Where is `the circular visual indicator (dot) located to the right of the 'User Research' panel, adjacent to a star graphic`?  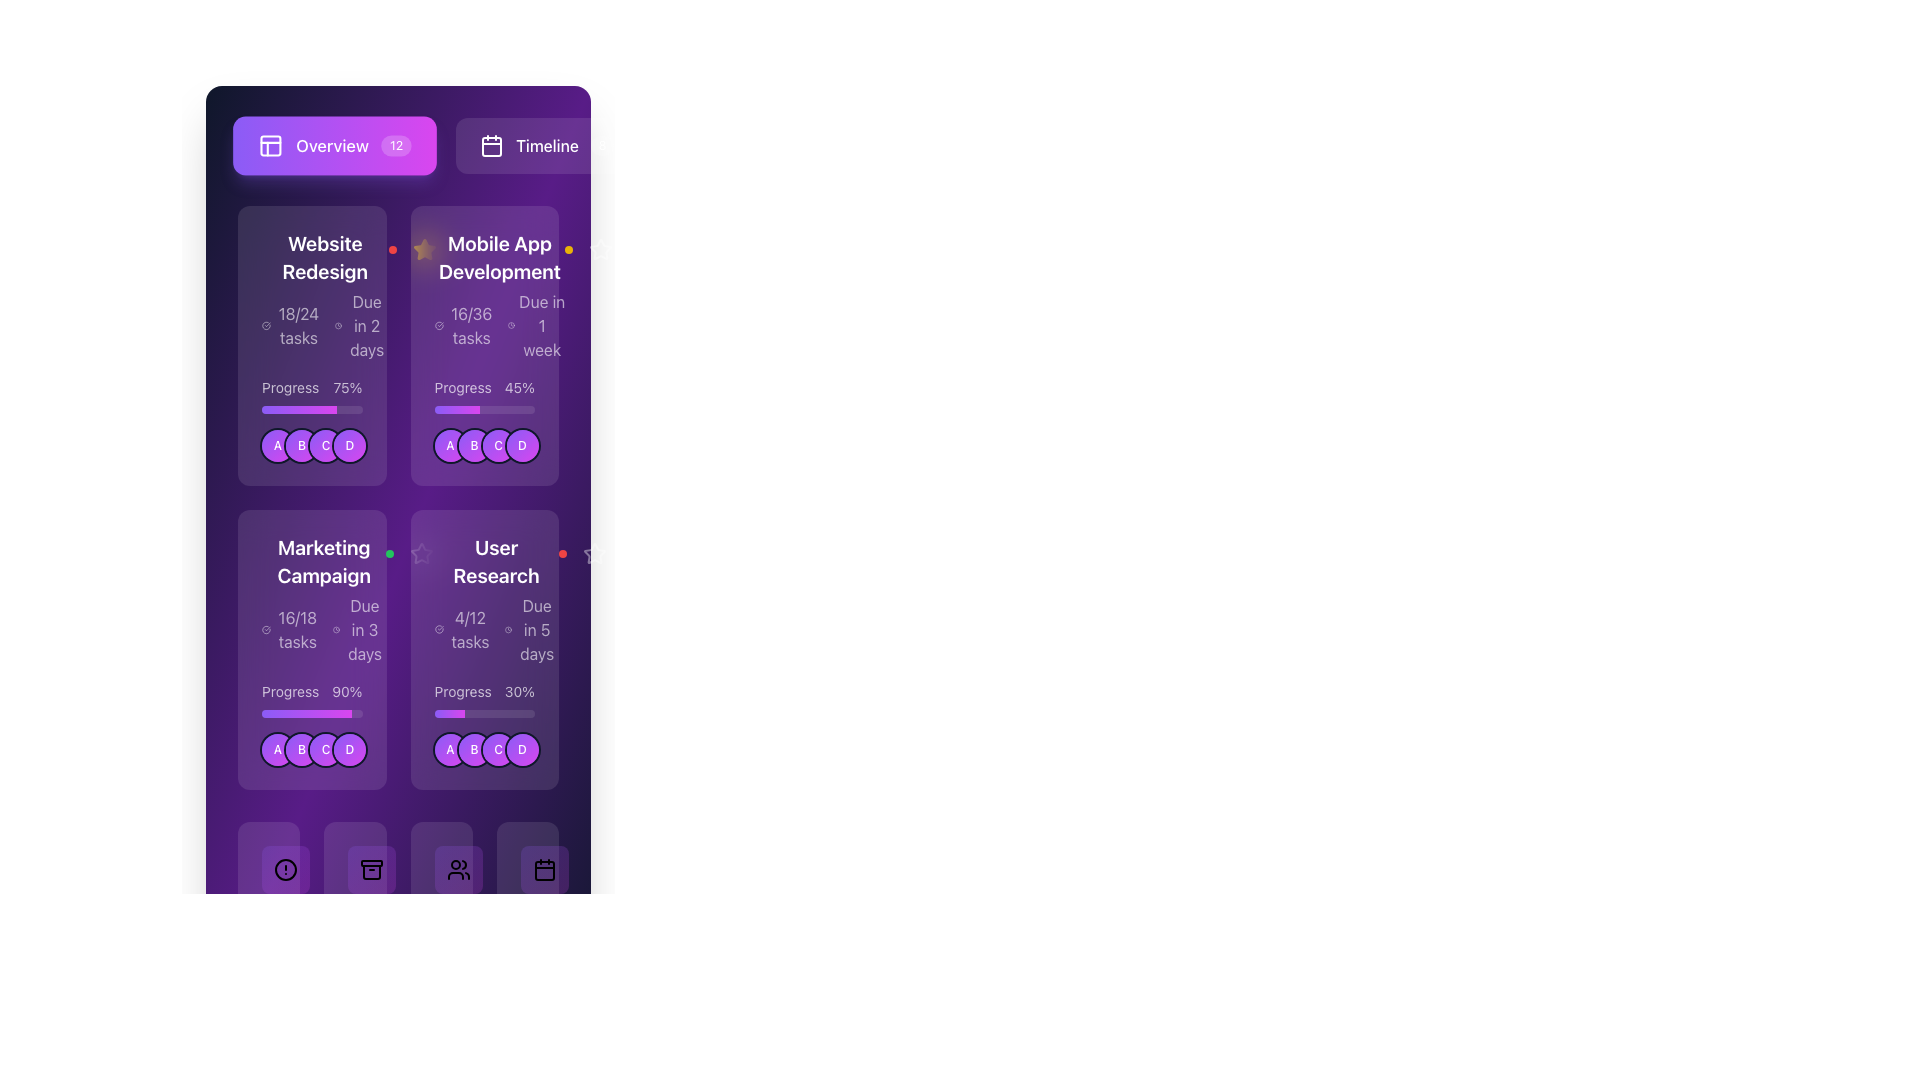 the circular visual indicator (dot) located to the right of the 'User Research' panel, adjacent to a star graphic is located at coordinates (607, 554).